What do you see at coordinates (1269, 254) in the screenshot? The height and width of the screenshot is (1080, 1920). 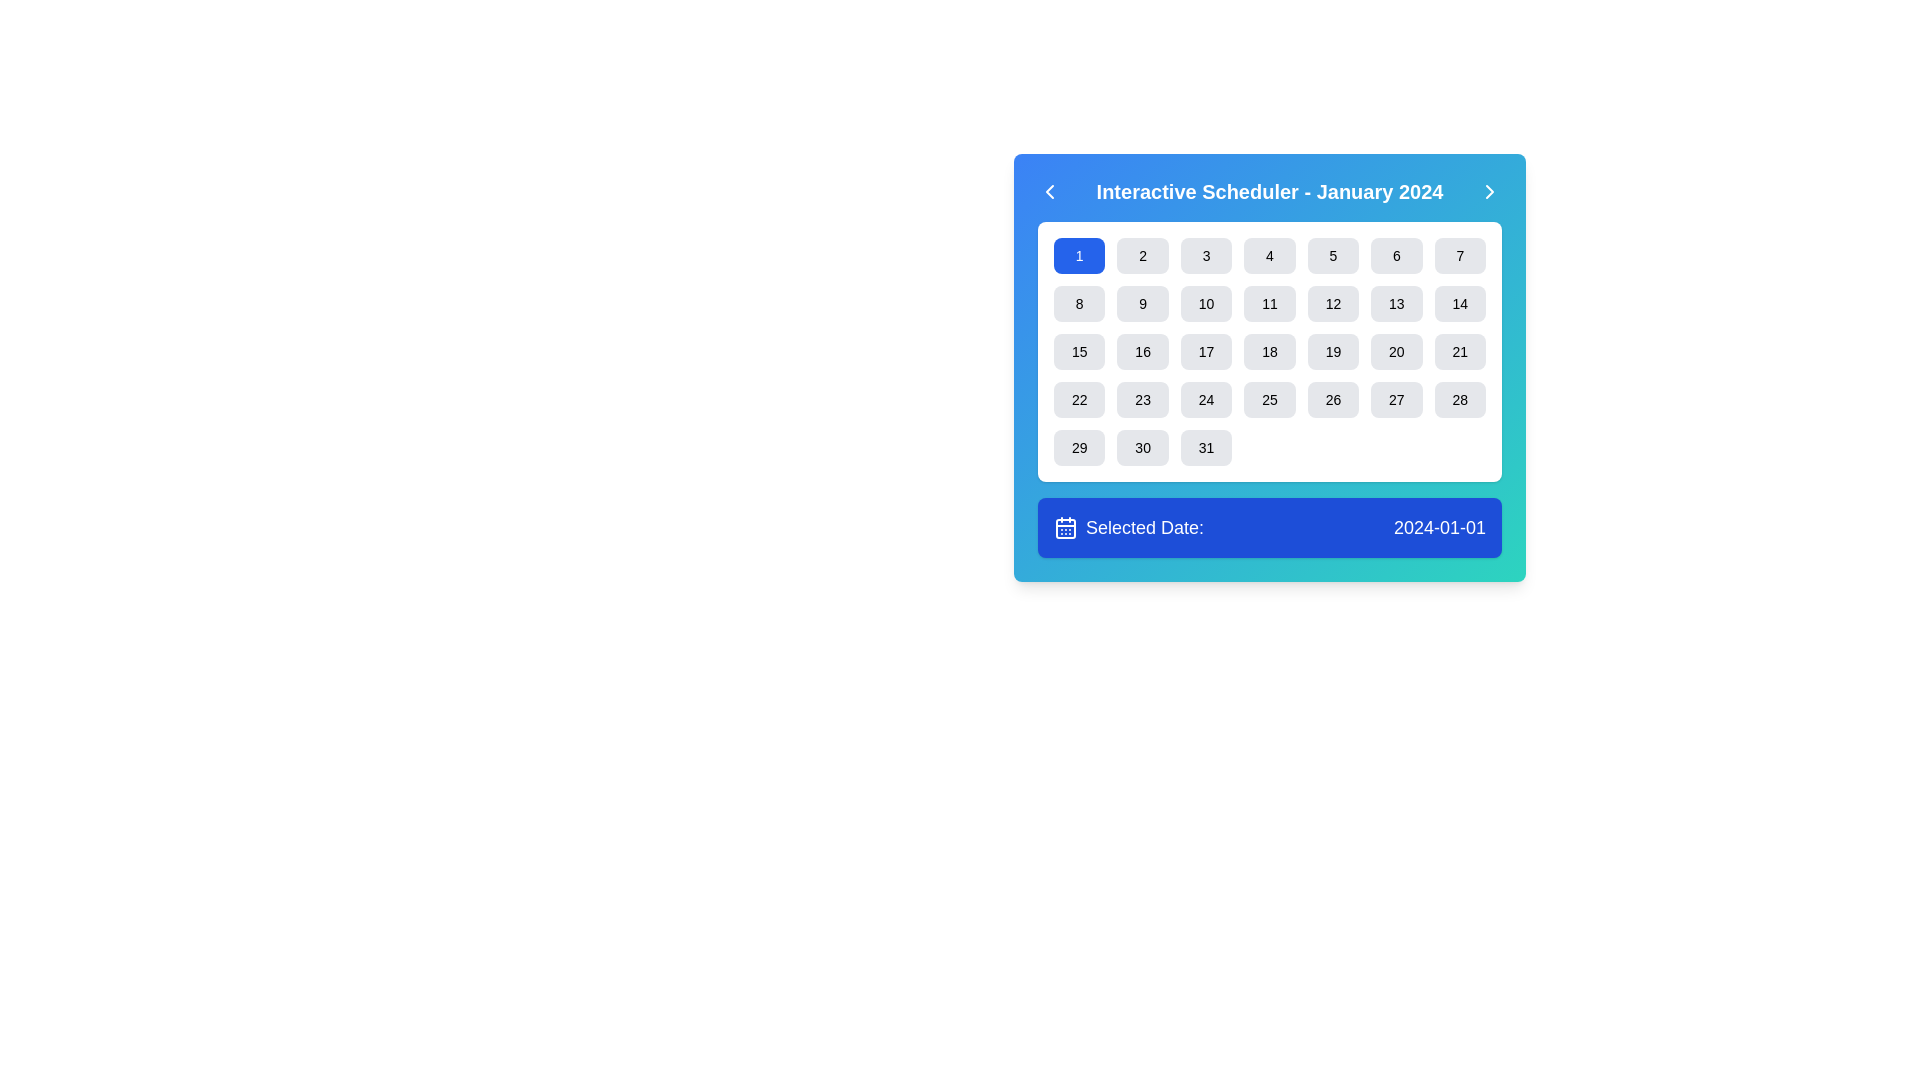 I see `the button representing day '4' in the calendar grid located in the fourth column of the first row` at bounding box center [1269, 254].